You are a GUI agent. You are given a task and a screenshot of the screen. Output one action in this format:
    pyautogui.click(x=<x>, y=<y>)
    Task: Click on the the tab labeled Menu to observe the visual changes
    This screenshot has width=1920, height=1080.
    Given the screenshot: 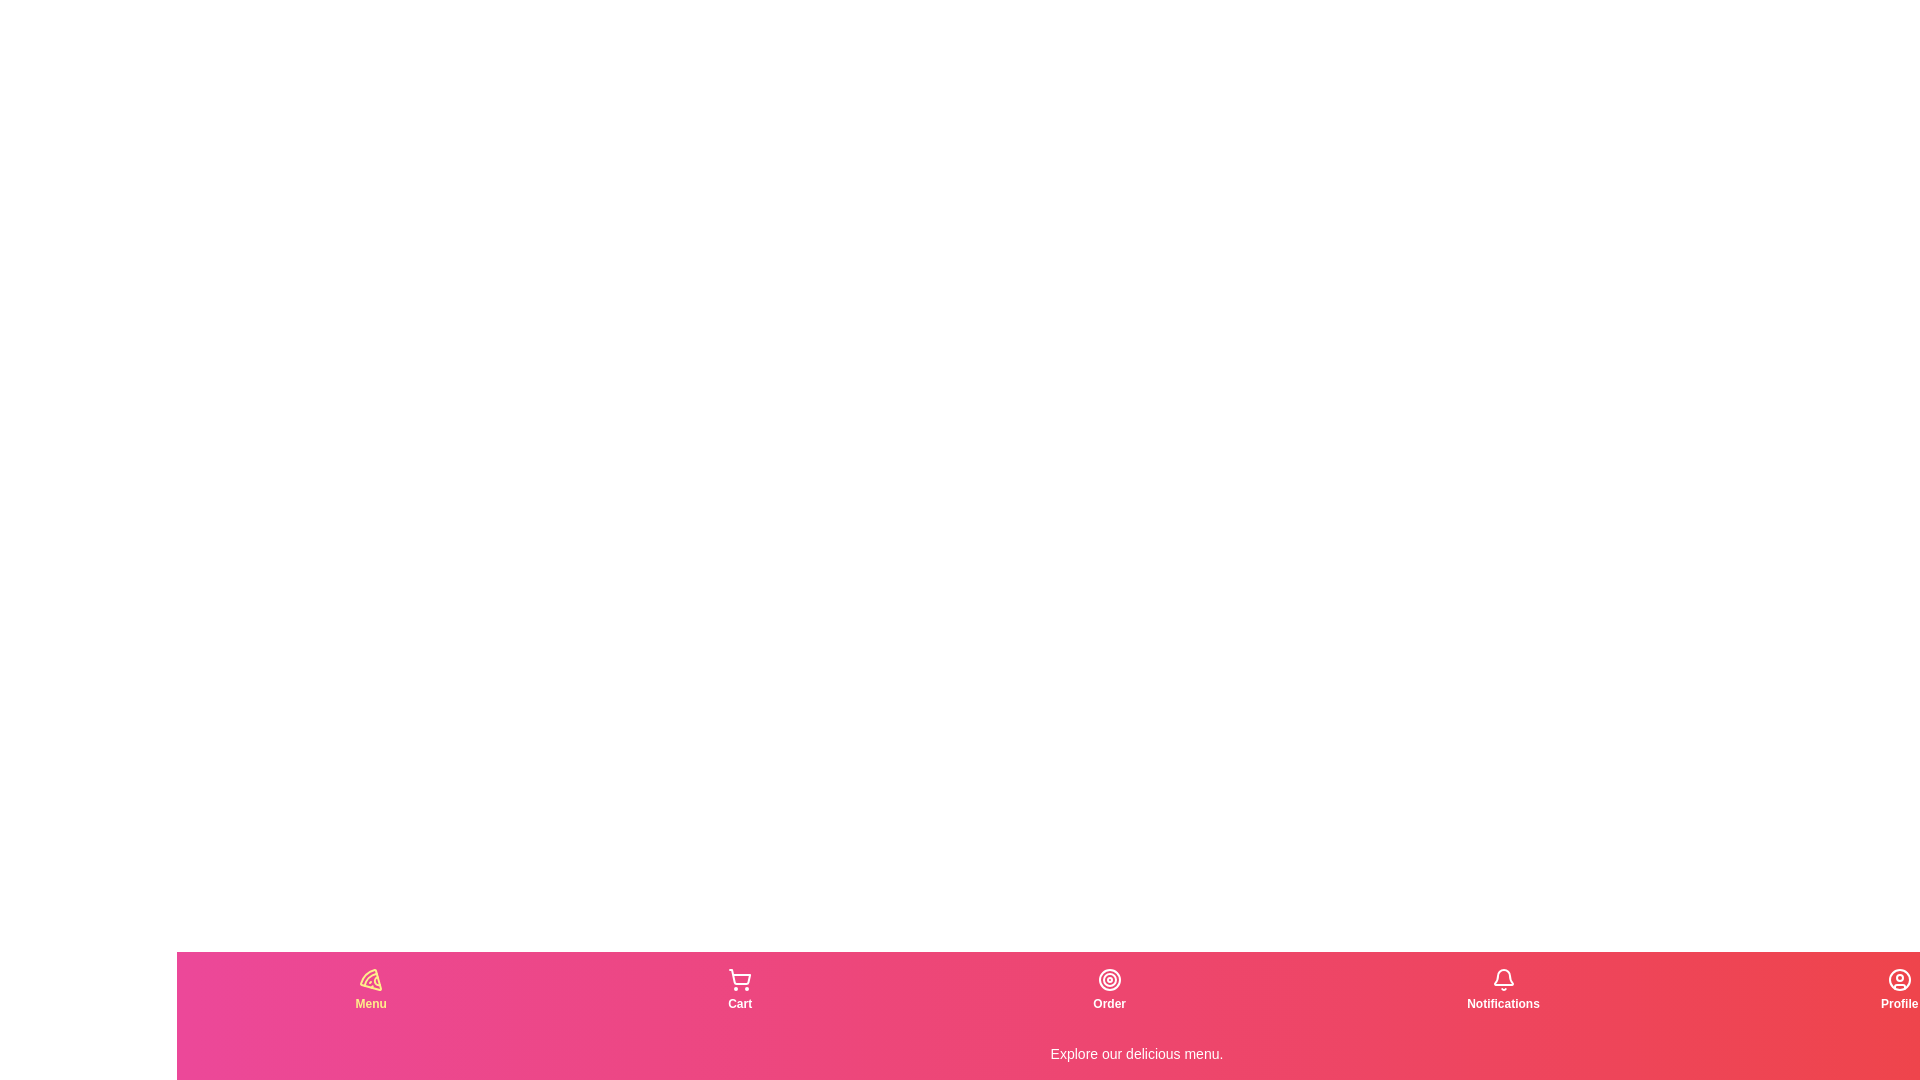 What is the action you would take?
    pyautogui.click(x=370, y=990)
    